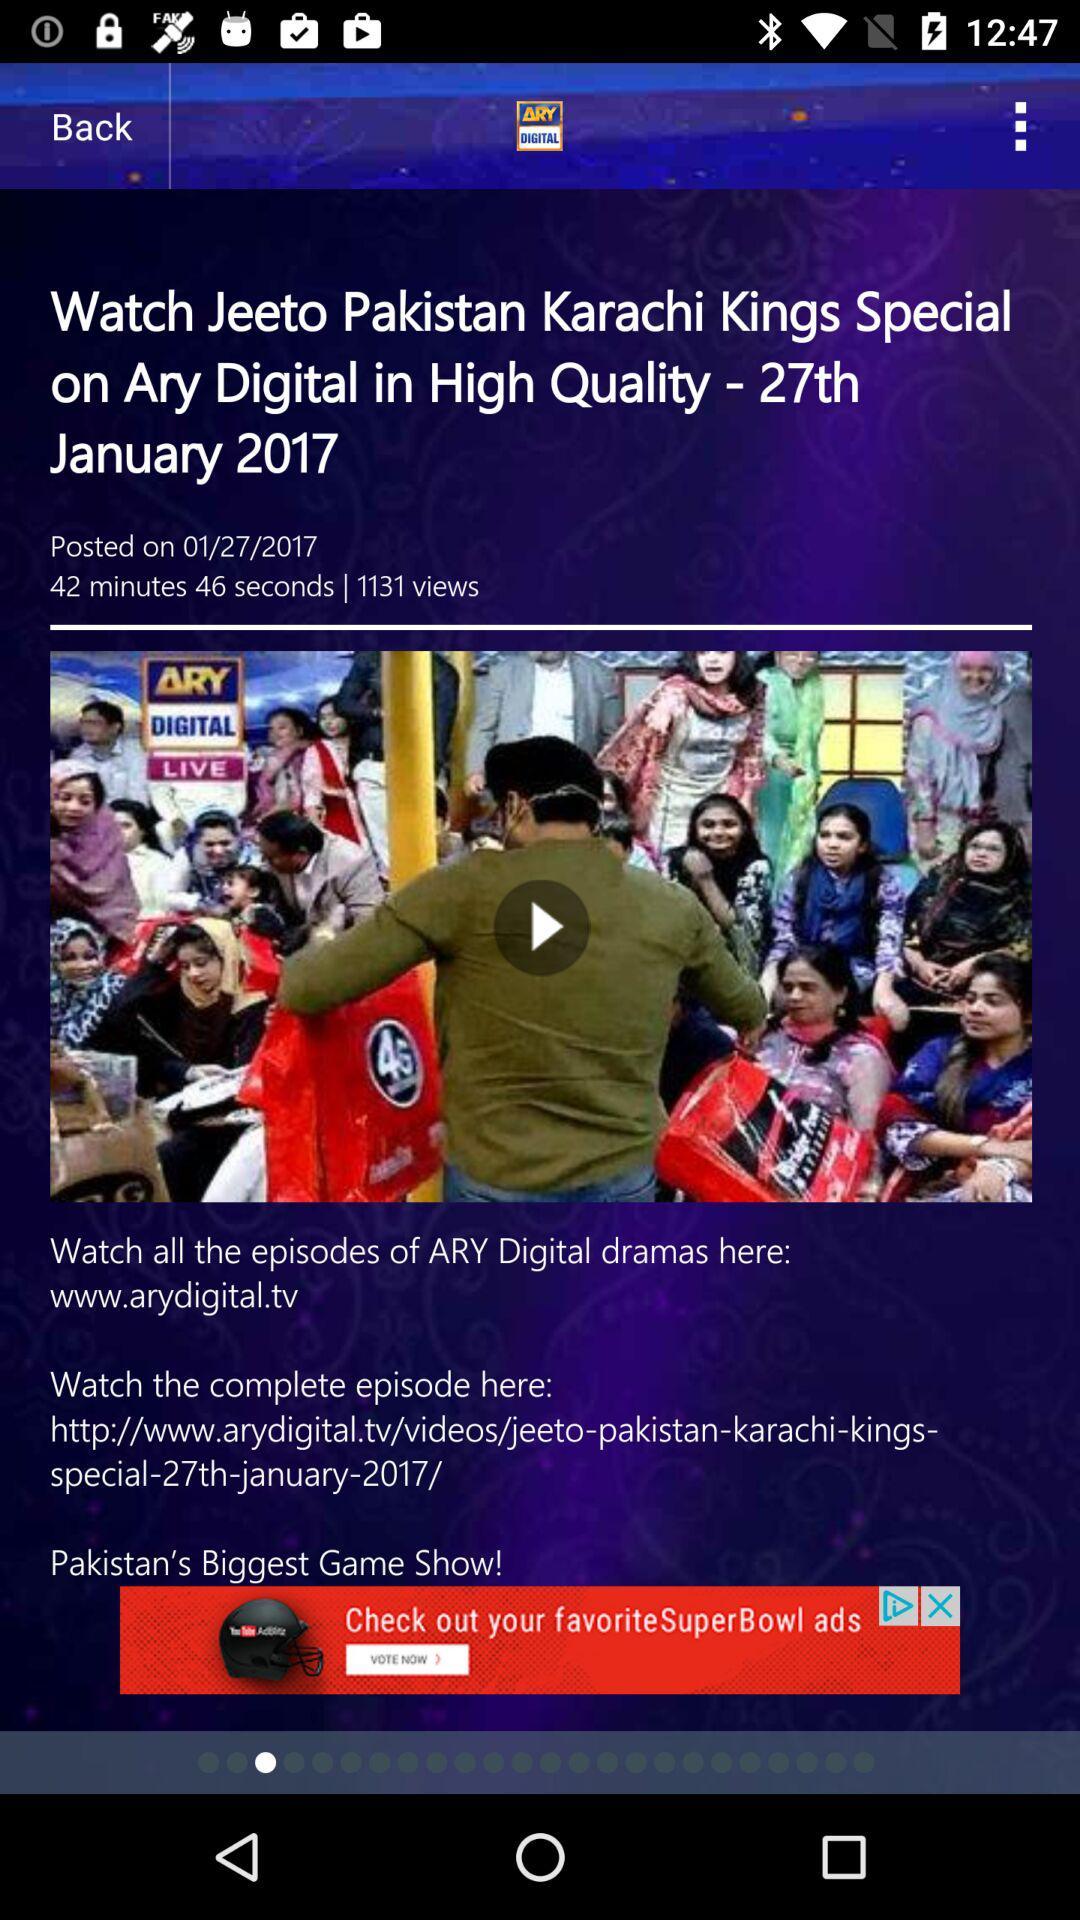 The height and width of the screenshot is (1920, 1080). What do you see at coordinates (540, 1651) in the screenshot?
I see `the option` at bounding box center [540, 1651].